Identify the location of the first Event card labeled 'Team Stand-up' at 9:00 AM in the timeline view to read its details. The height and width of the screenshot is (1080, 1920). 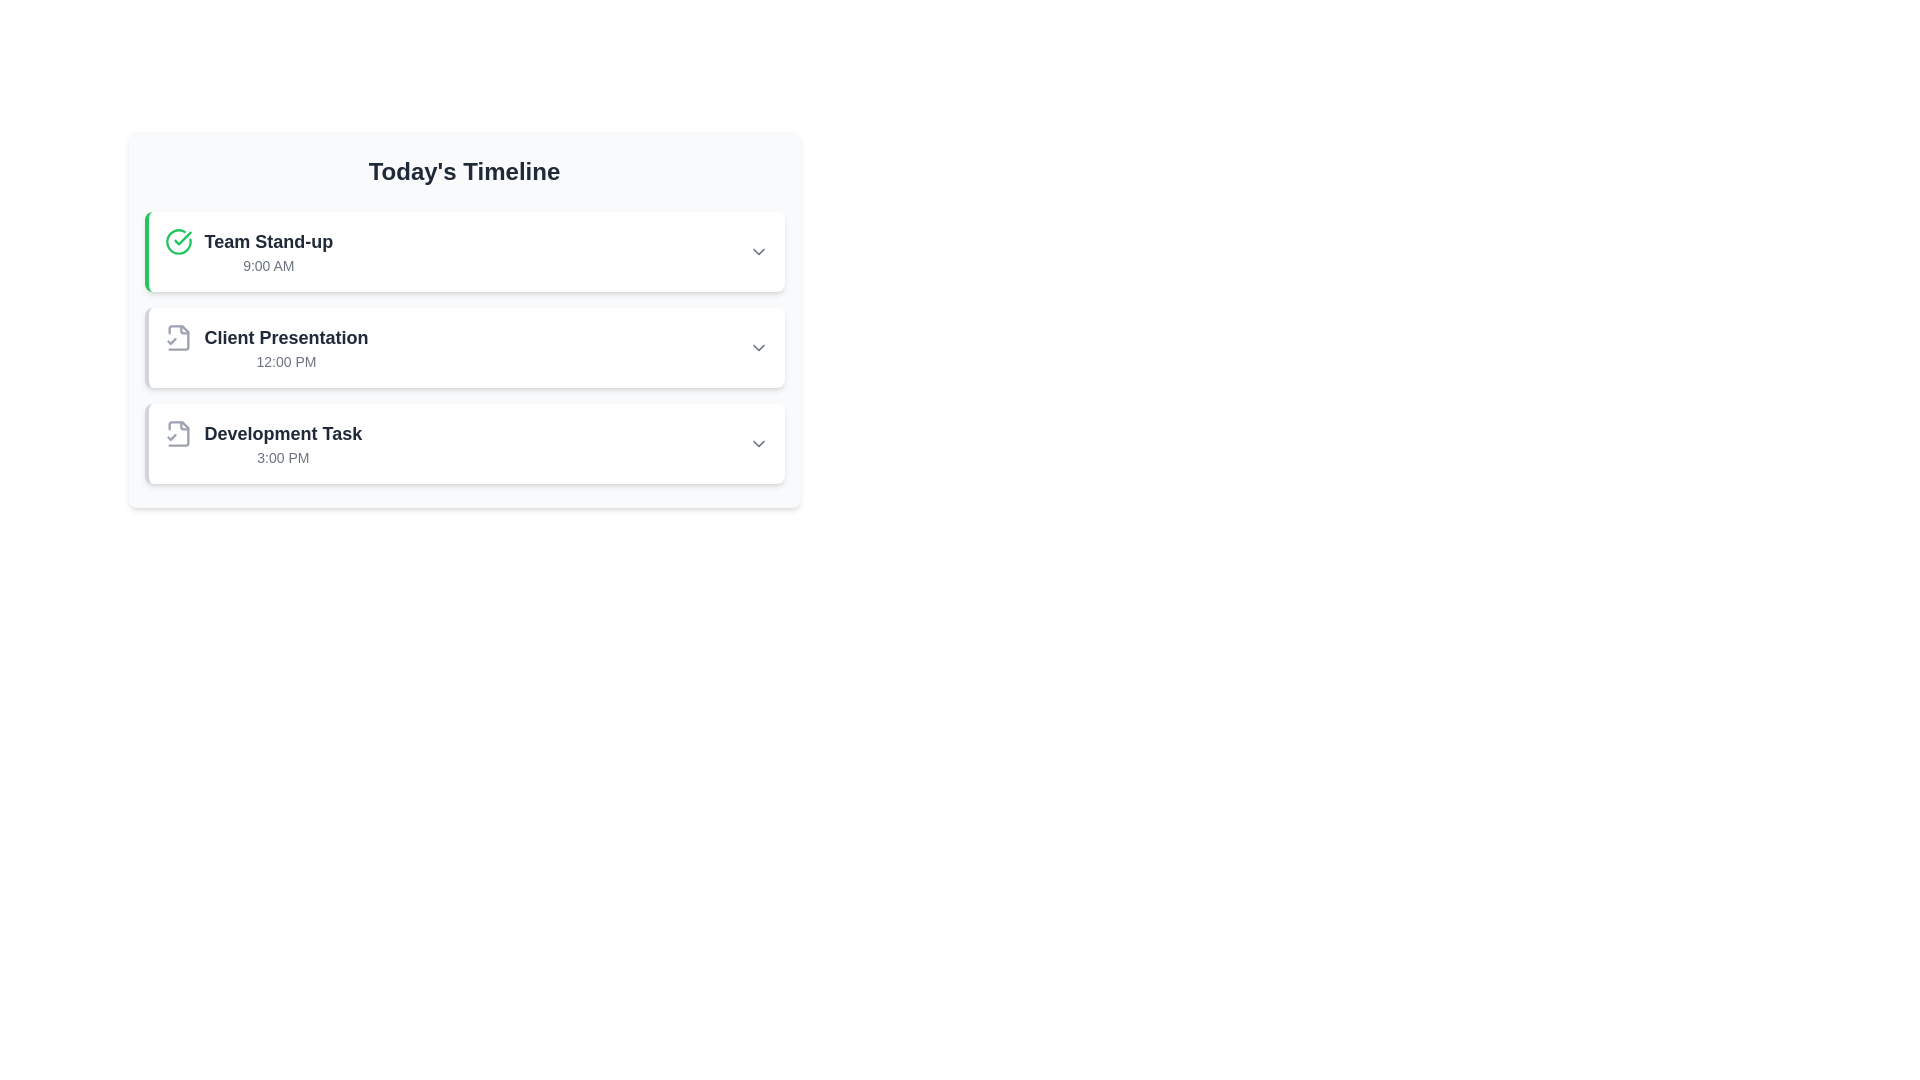
(463, 250).